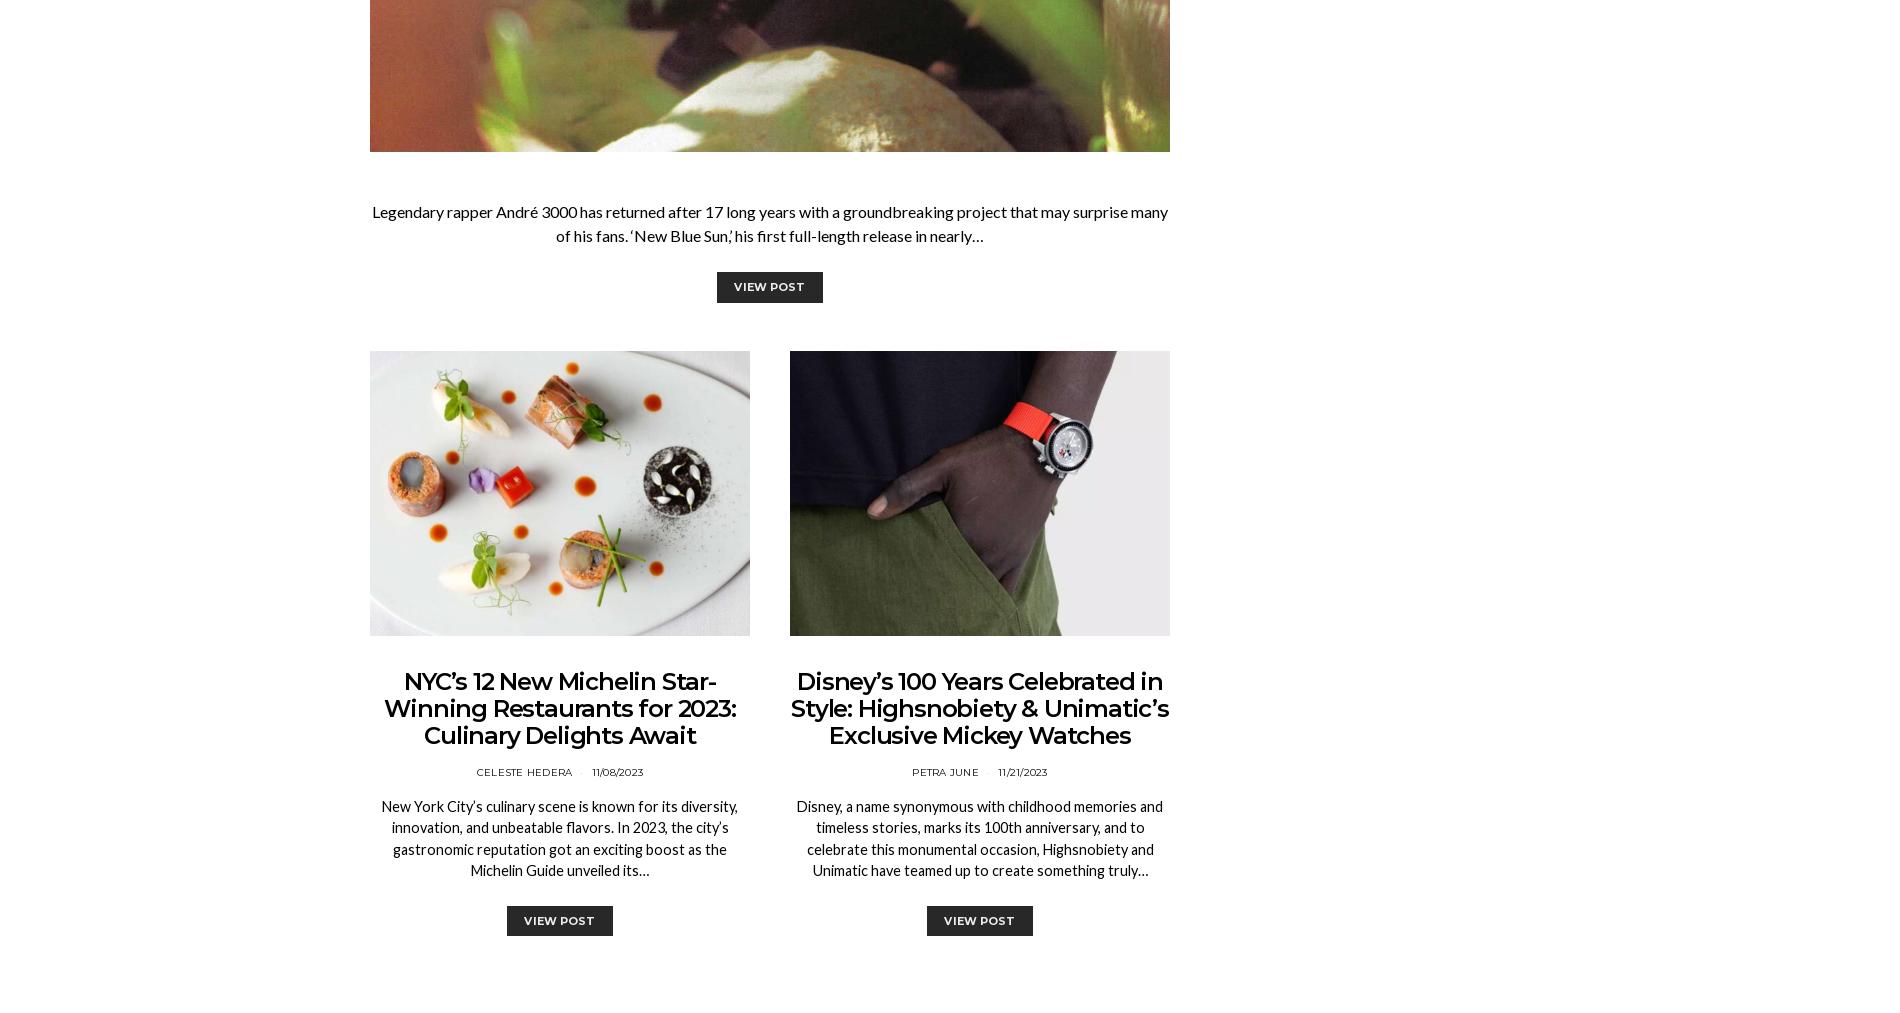 This screenshot has width=1900, height=1013. What do you see at coordinates (382, 706) in the screenshot?
I see `'NYC’s 12 New Michelin Star-Winning Restaurants for 2023: Culinary Delights Await'` at bounding box center [382, 706].